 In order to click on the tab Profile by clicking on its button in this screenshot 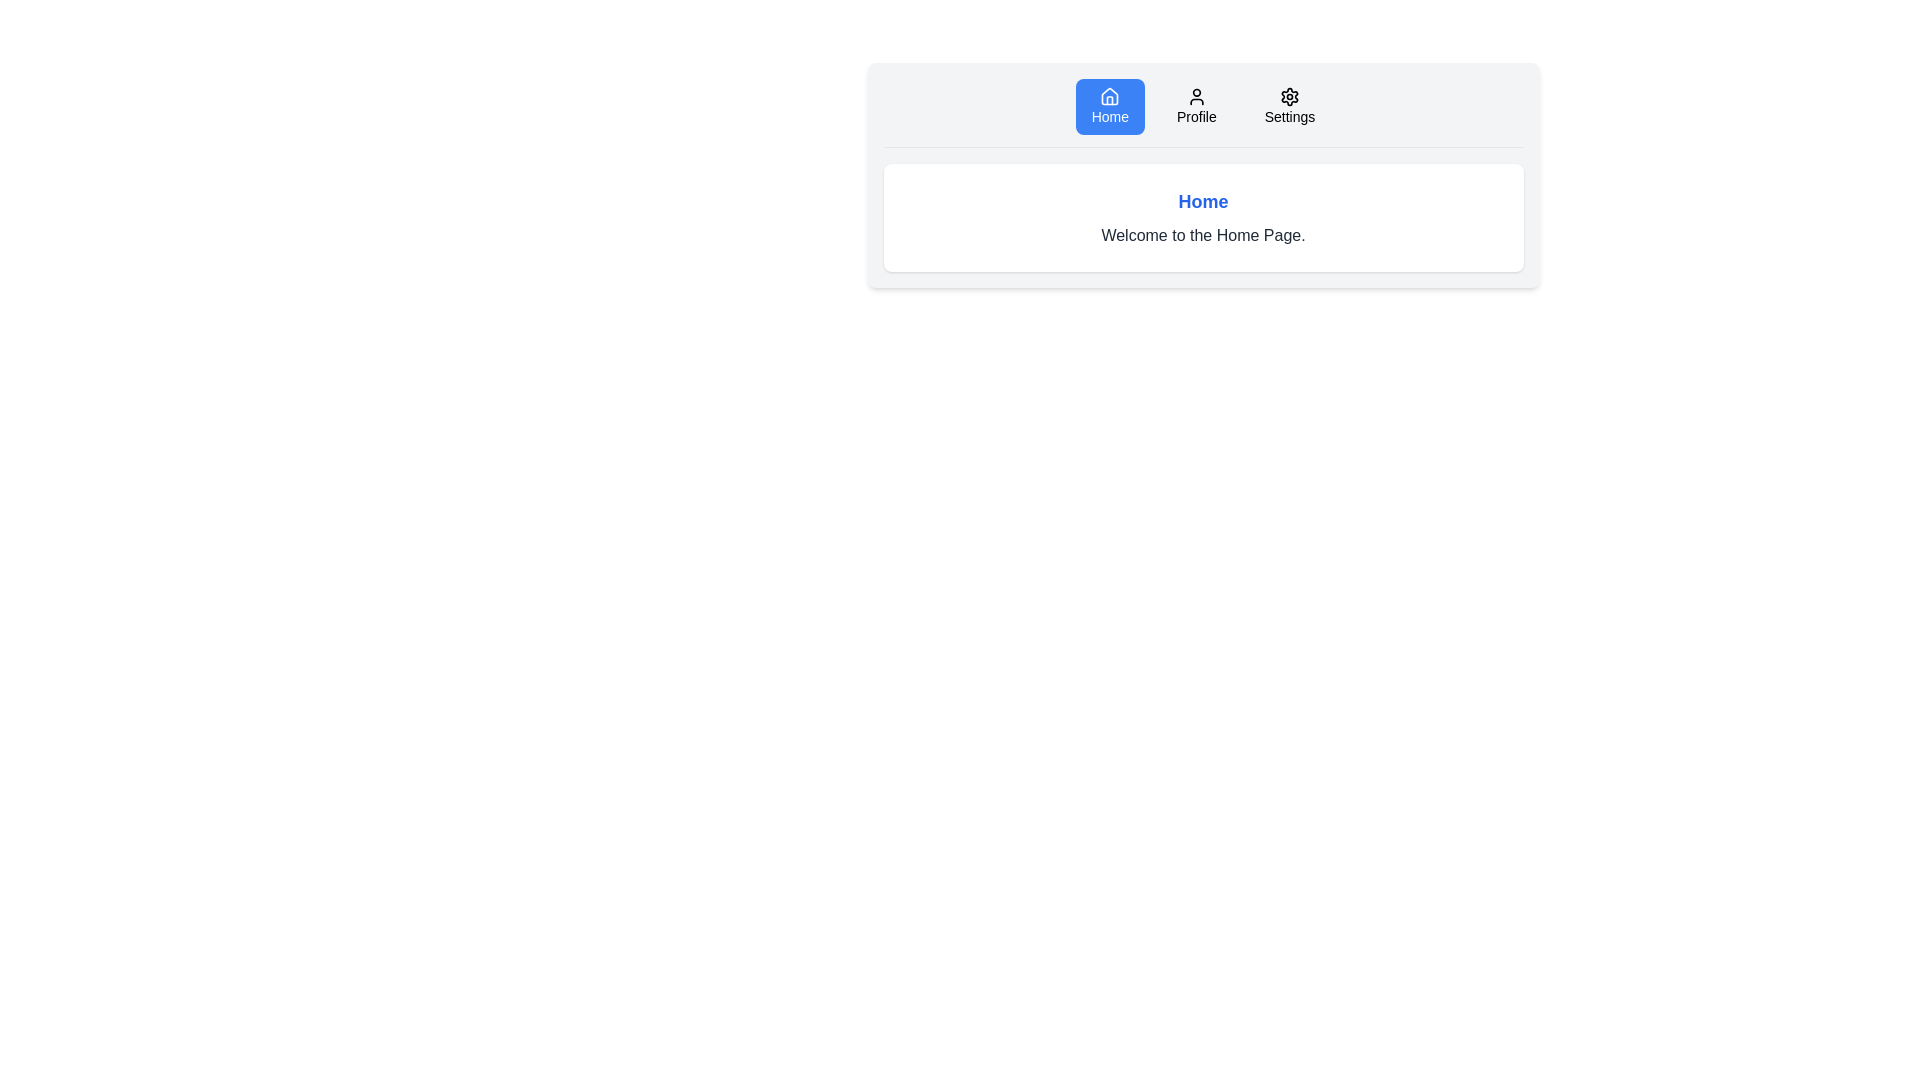, I will do `click(1196, 107)`.